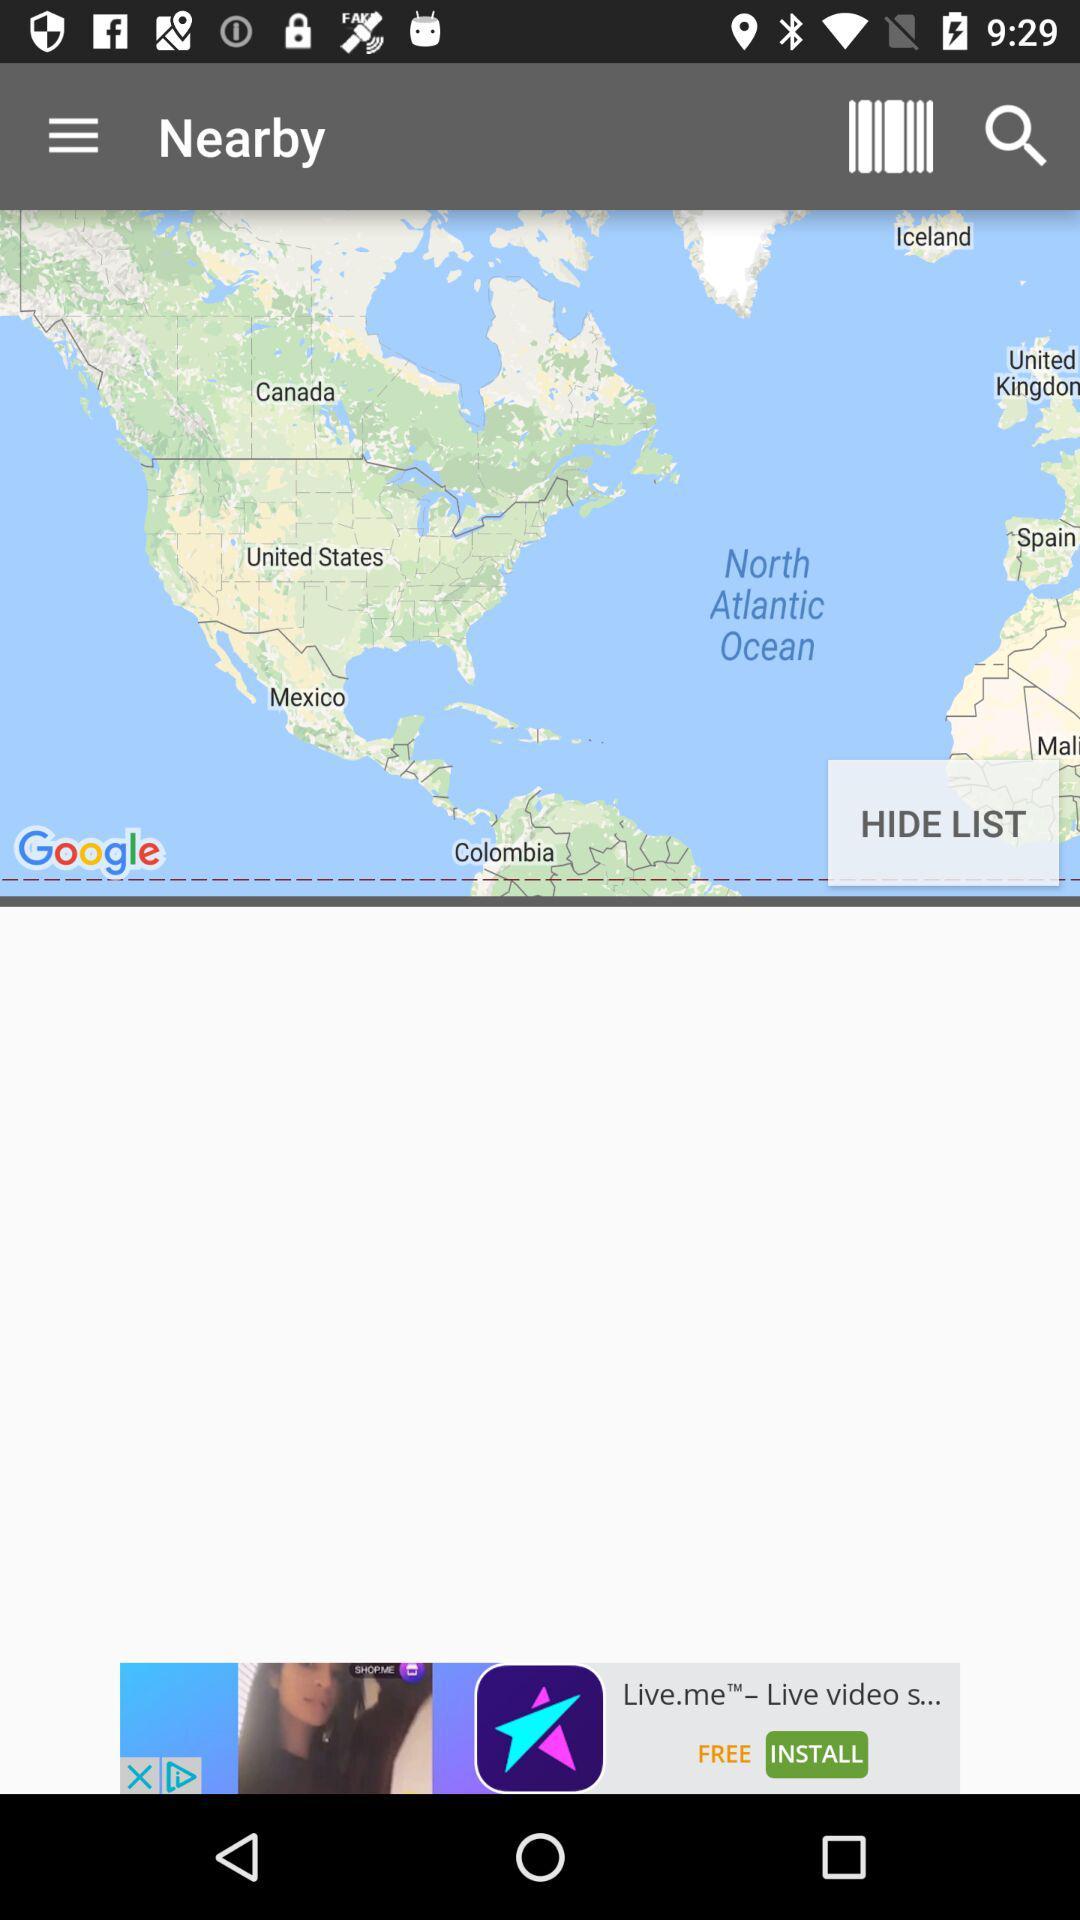 Image resolution: width=1080 pixels, height=1920 pixels. I want to click on advertising partner, so click(540, 1727).